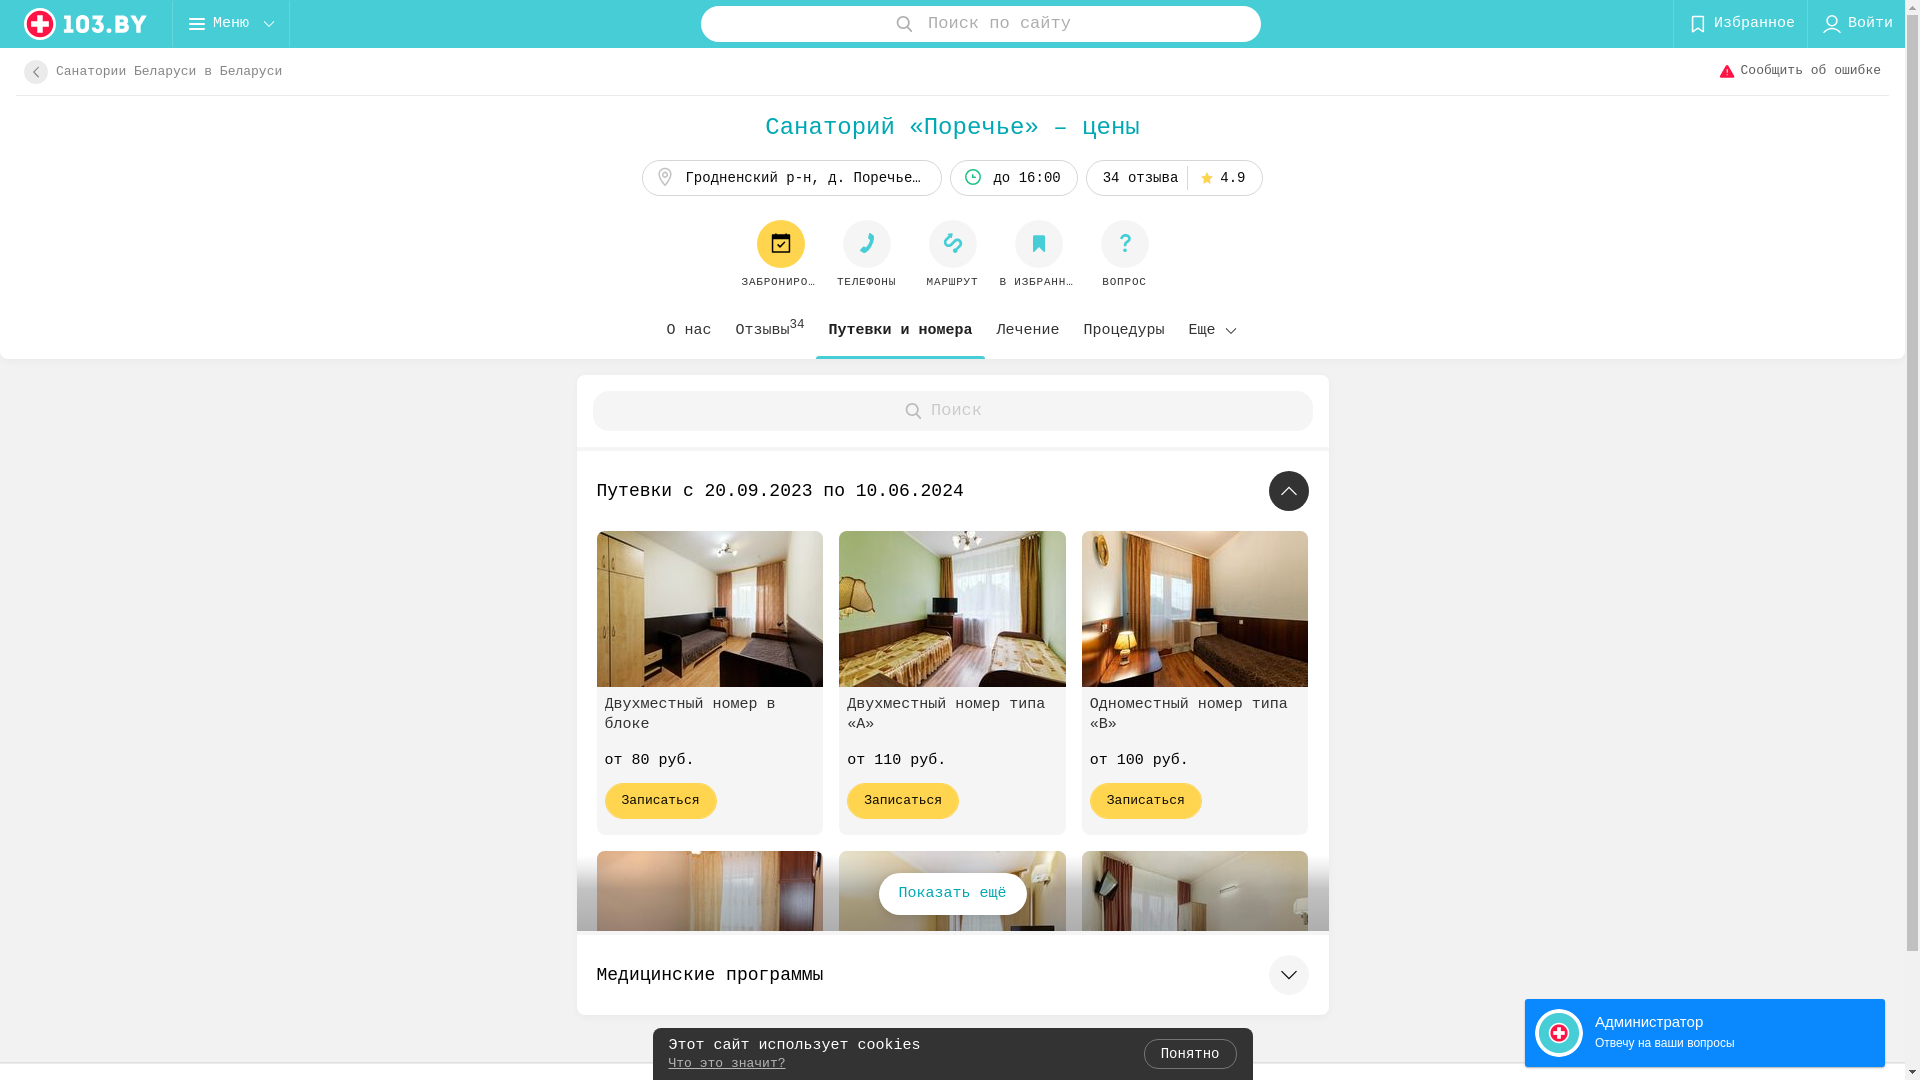  Describe the element at coordinates (85, 23) in the screenshot. I see `'logo'` at that location.